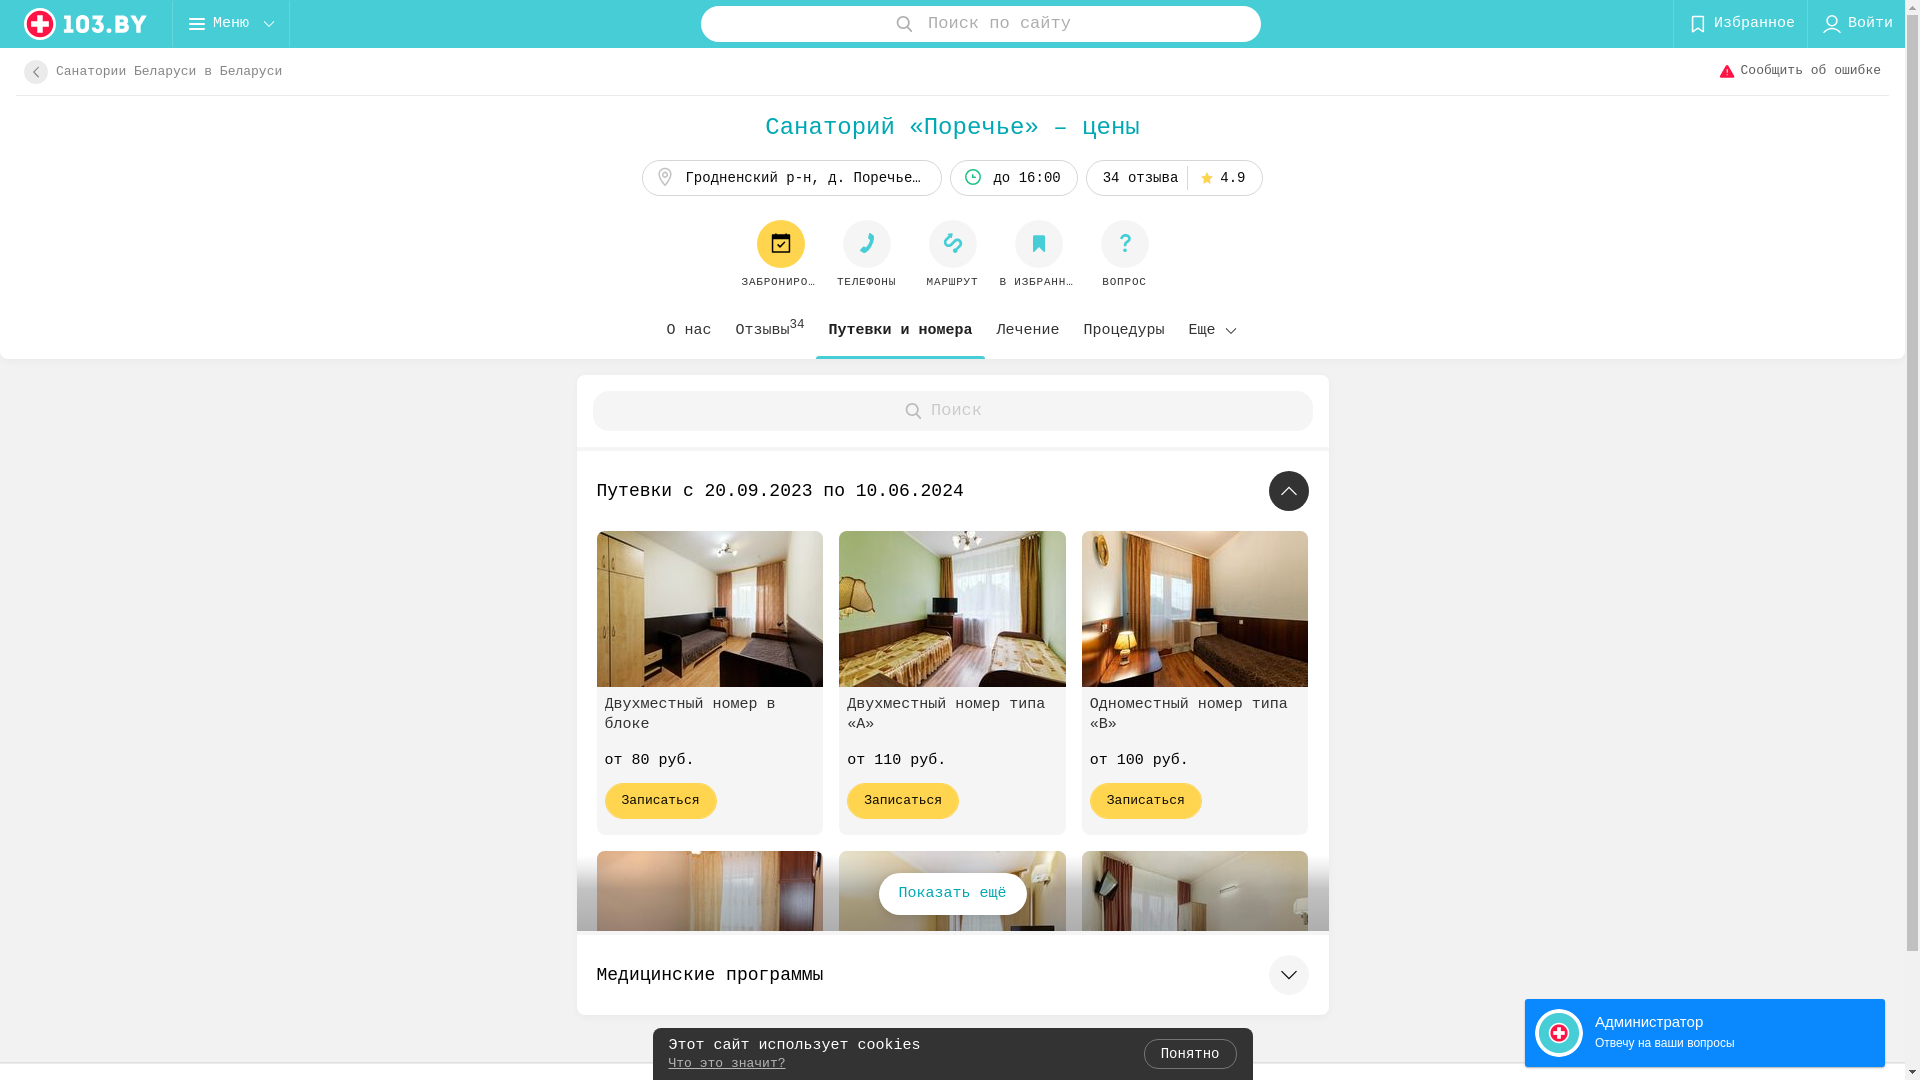  Describe the element at coordinates (85, 23) in the screenshot. I see `'logo'` at that location.